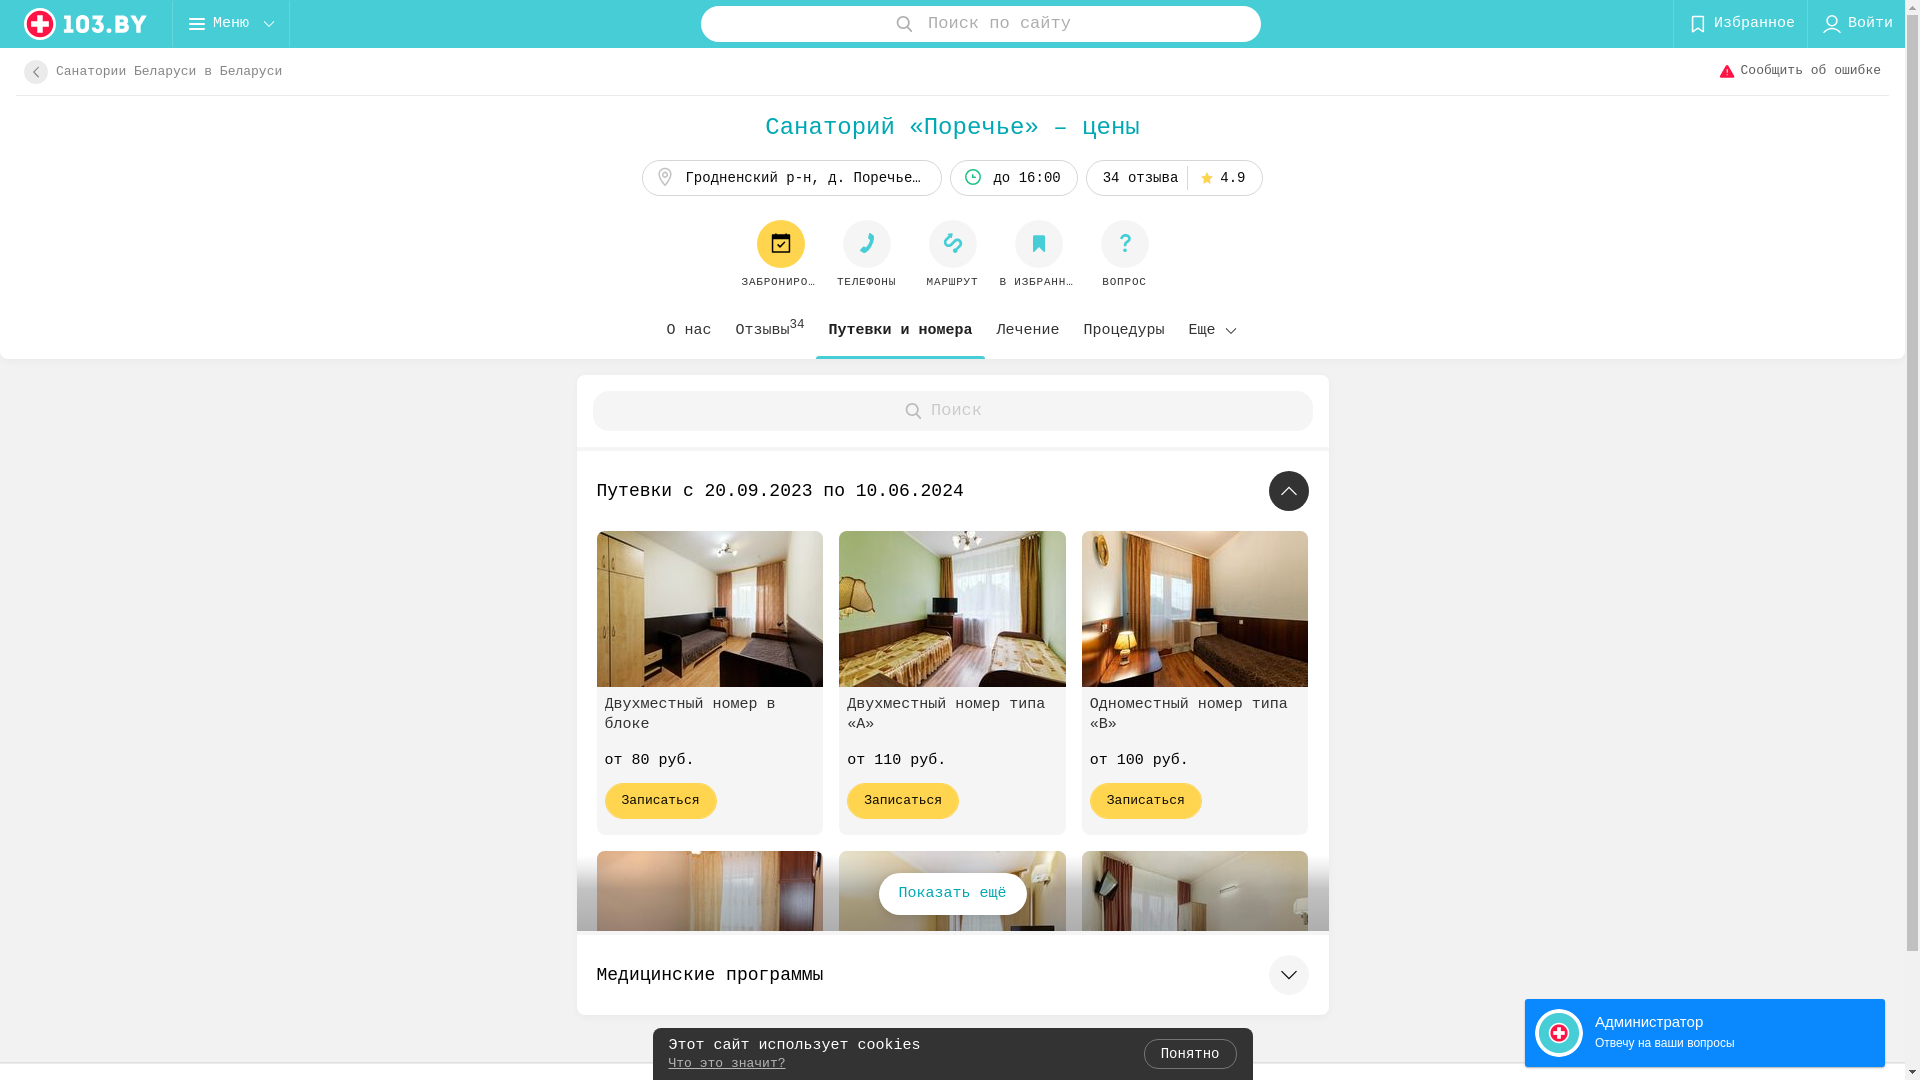  Describe the element at coordinates (85, 23) in the screenshot. I see `'logo'` at that location.